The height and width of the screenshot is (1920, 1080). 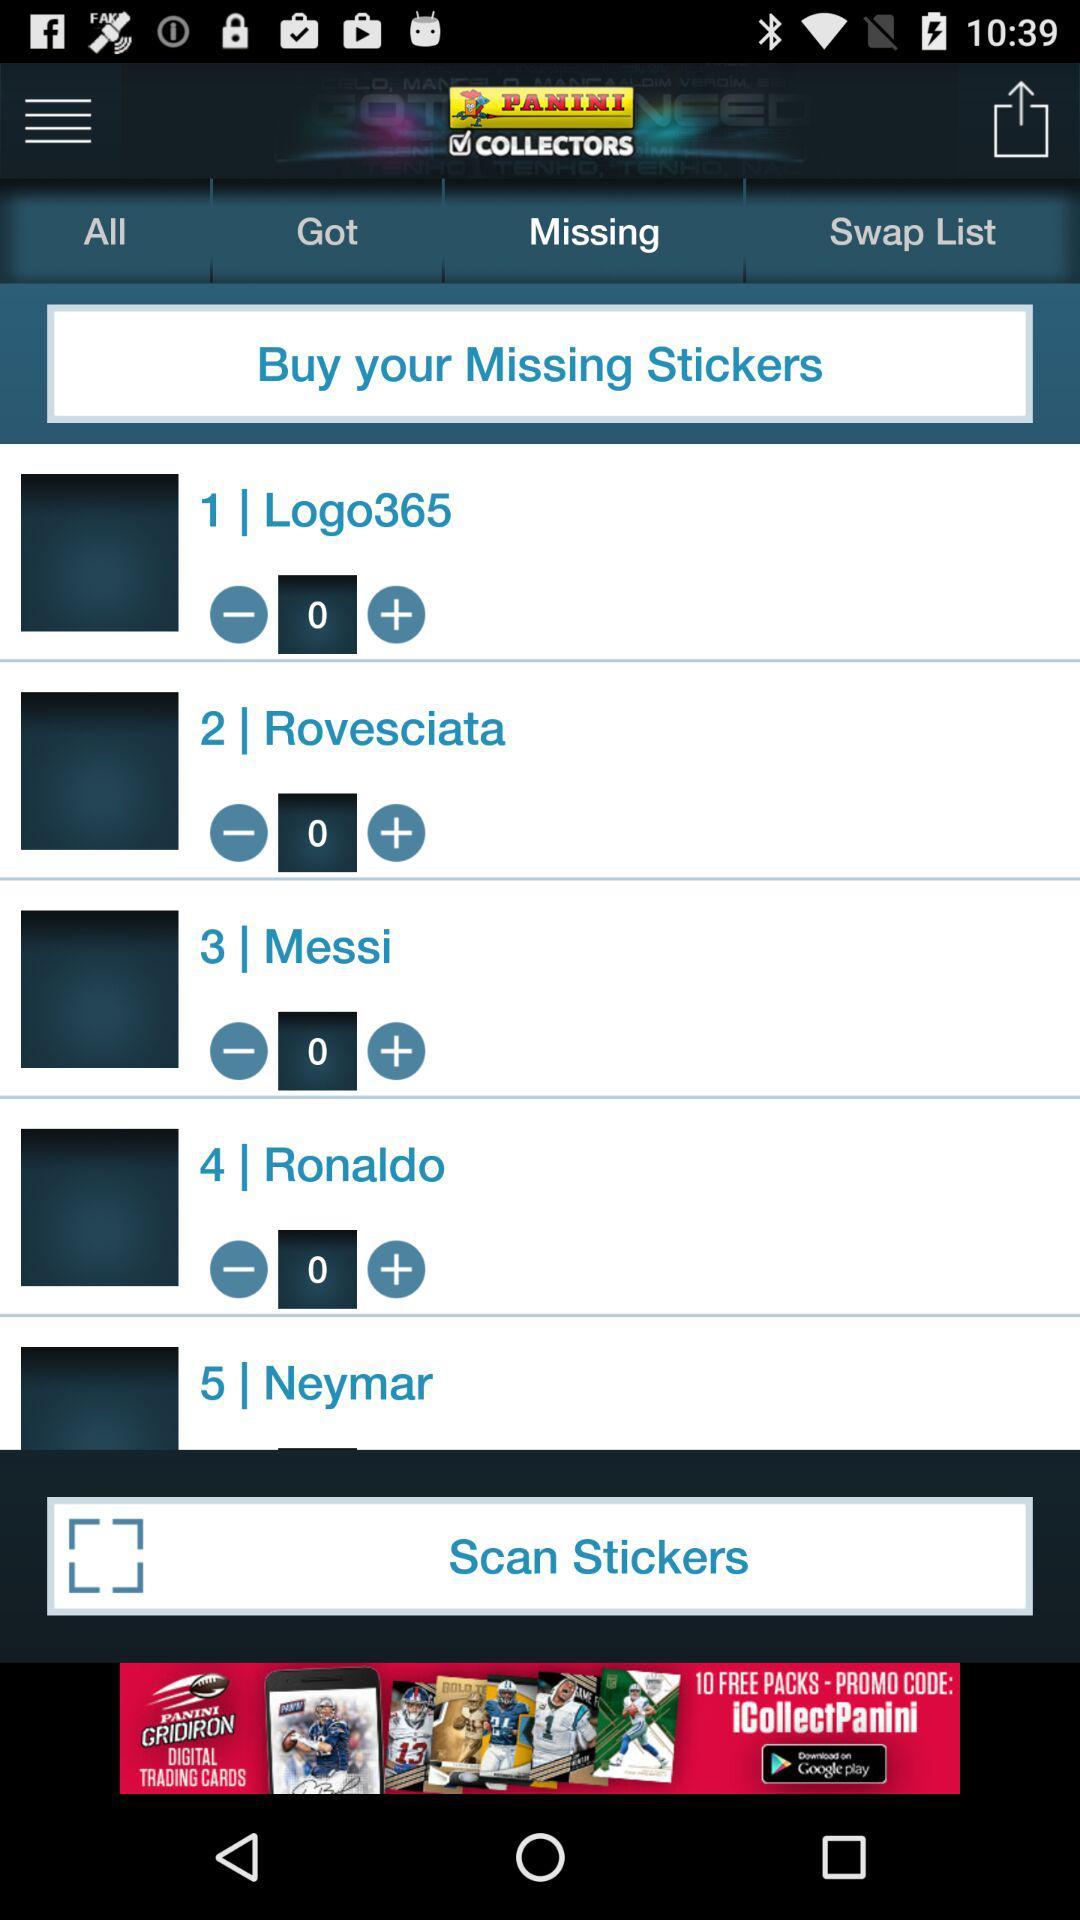 What do you see at coordinates (396, 1449) in the screenshot?
I see `product by 1` at bounding box center [396, 1449].